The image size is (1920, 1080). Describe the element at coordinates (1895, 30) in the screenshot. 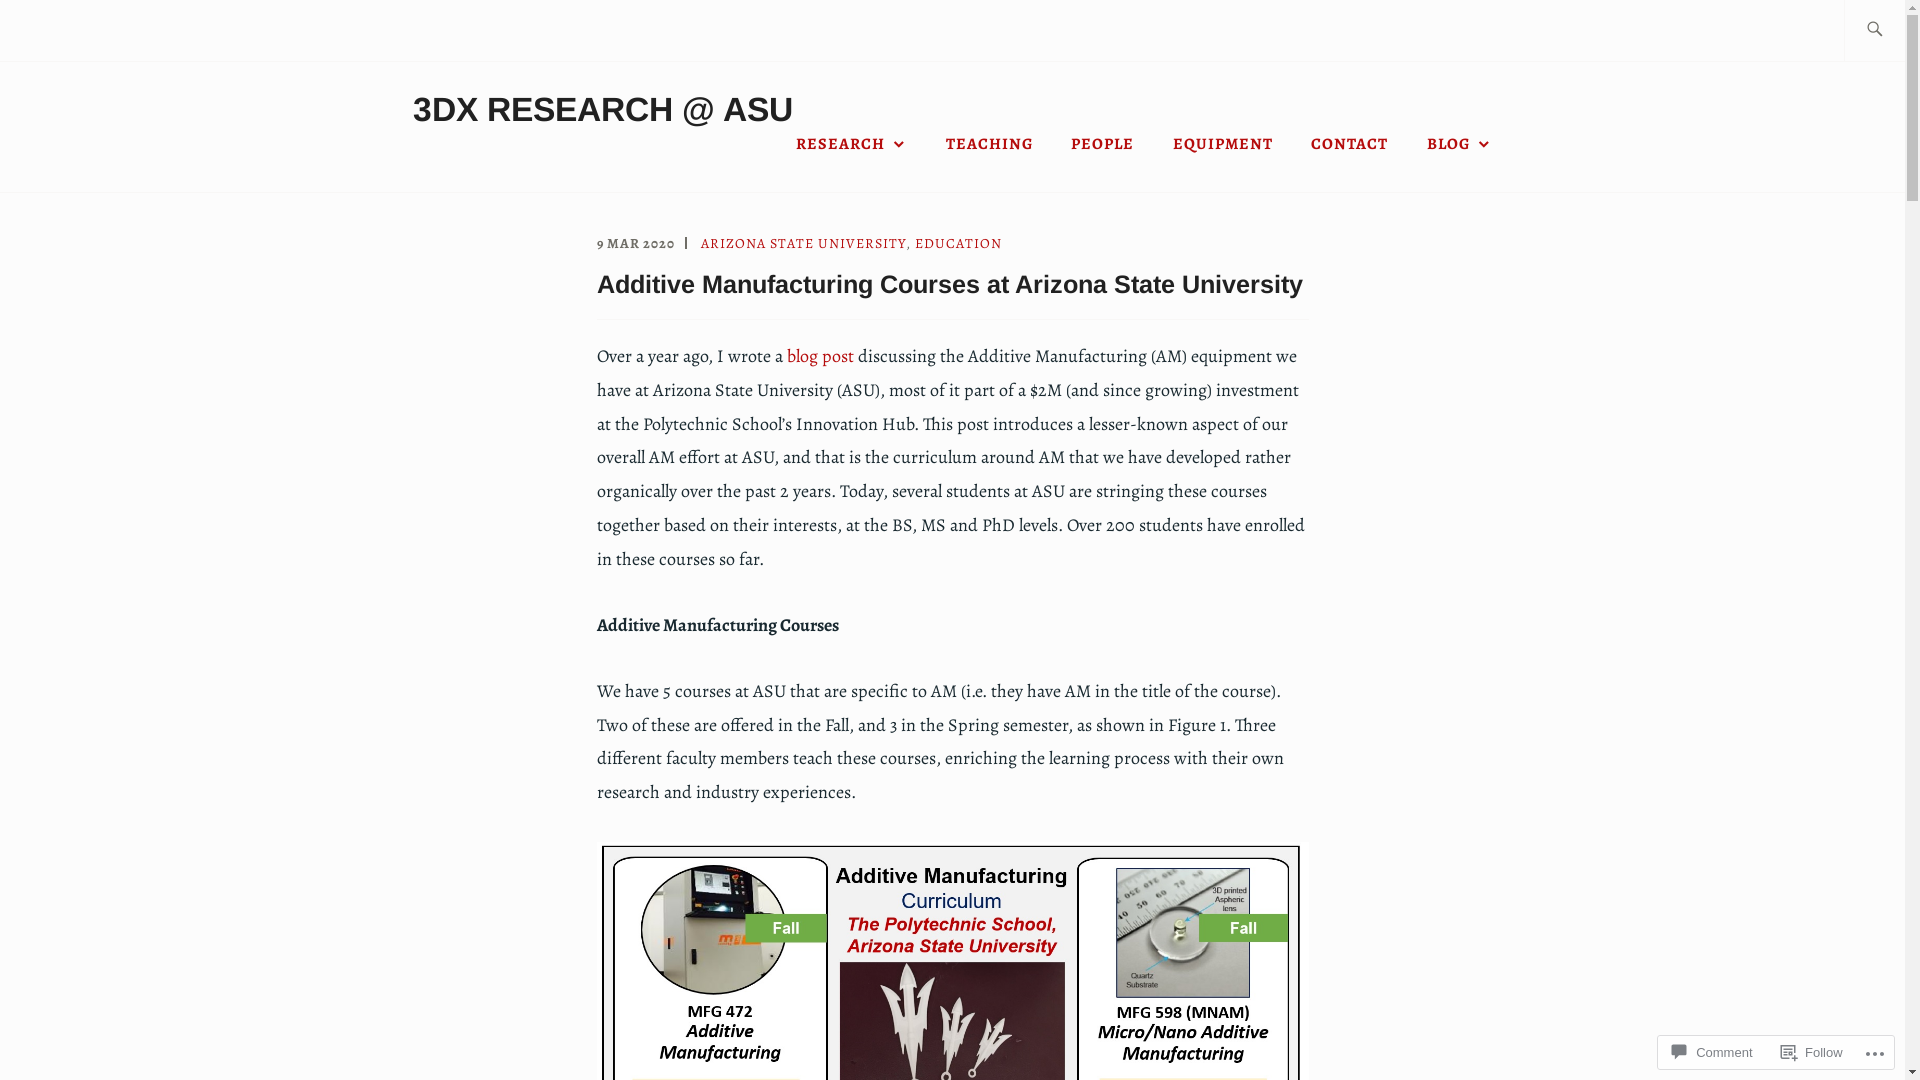

I see `'Search for:'` at that location.